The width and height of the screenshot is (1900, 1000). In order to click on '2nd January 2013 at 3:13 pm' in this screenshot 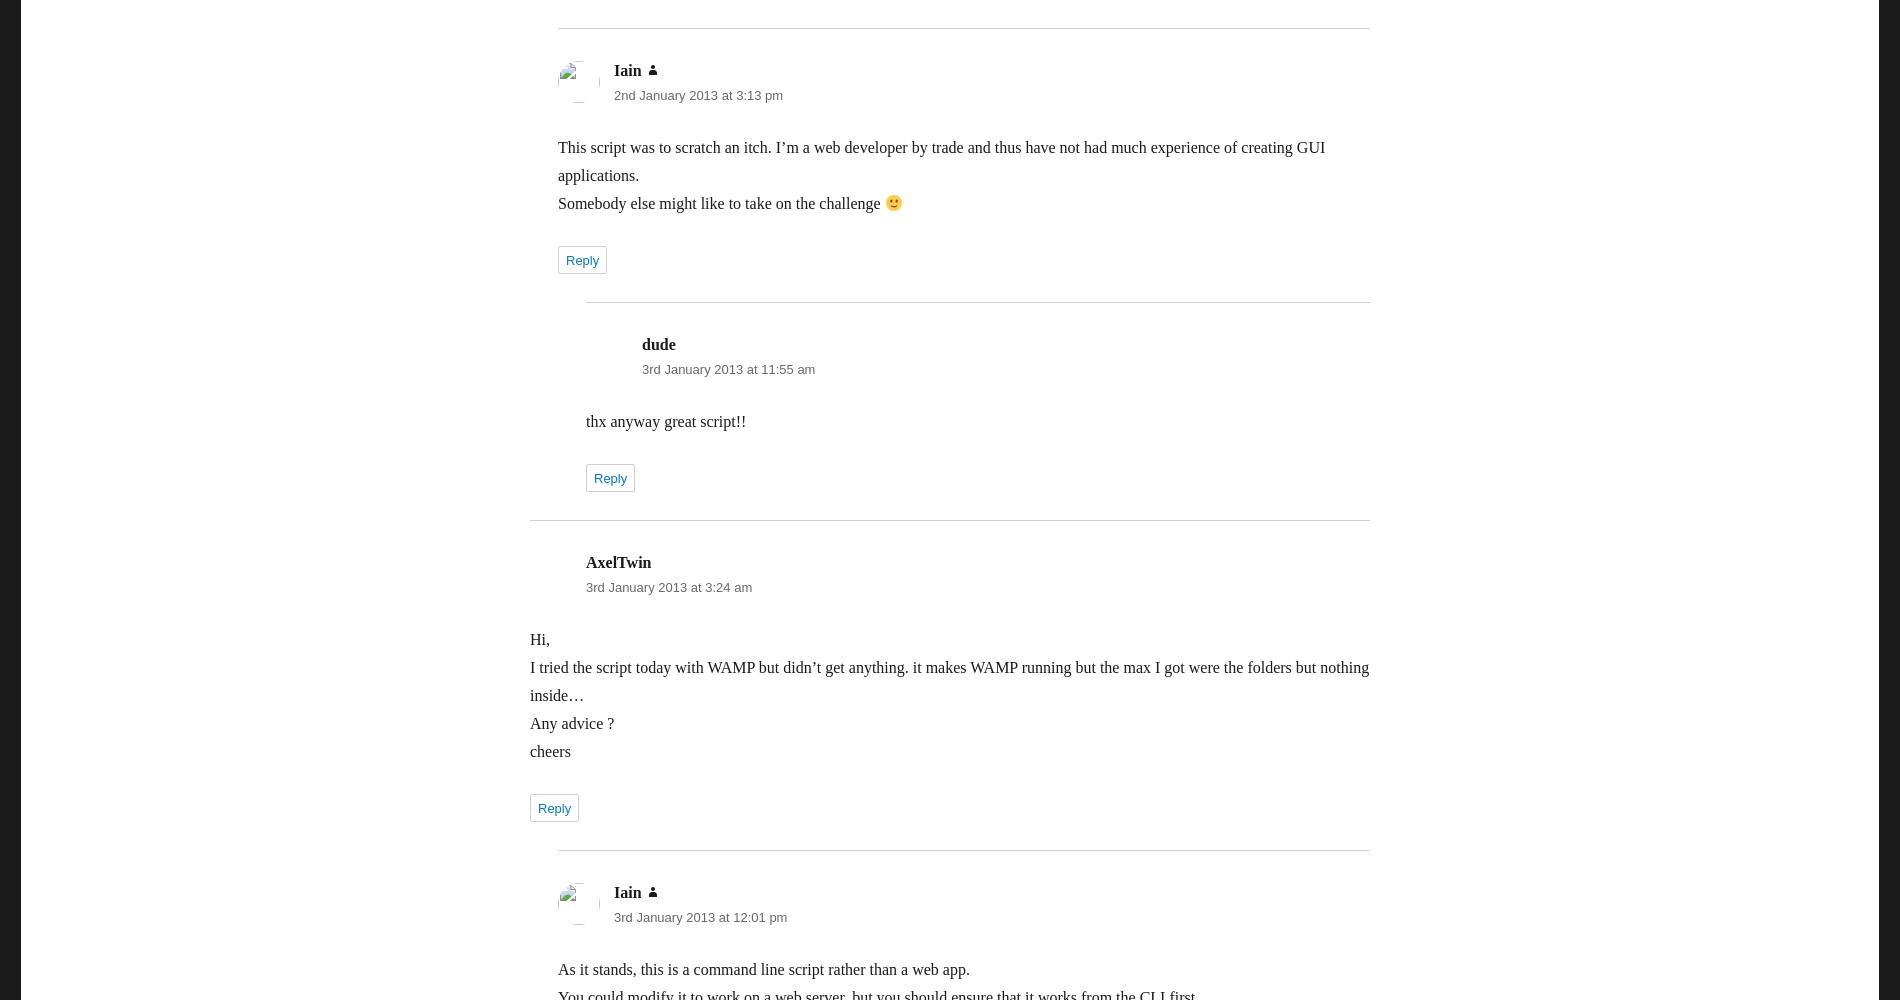, I will do `click(614, 94)`.